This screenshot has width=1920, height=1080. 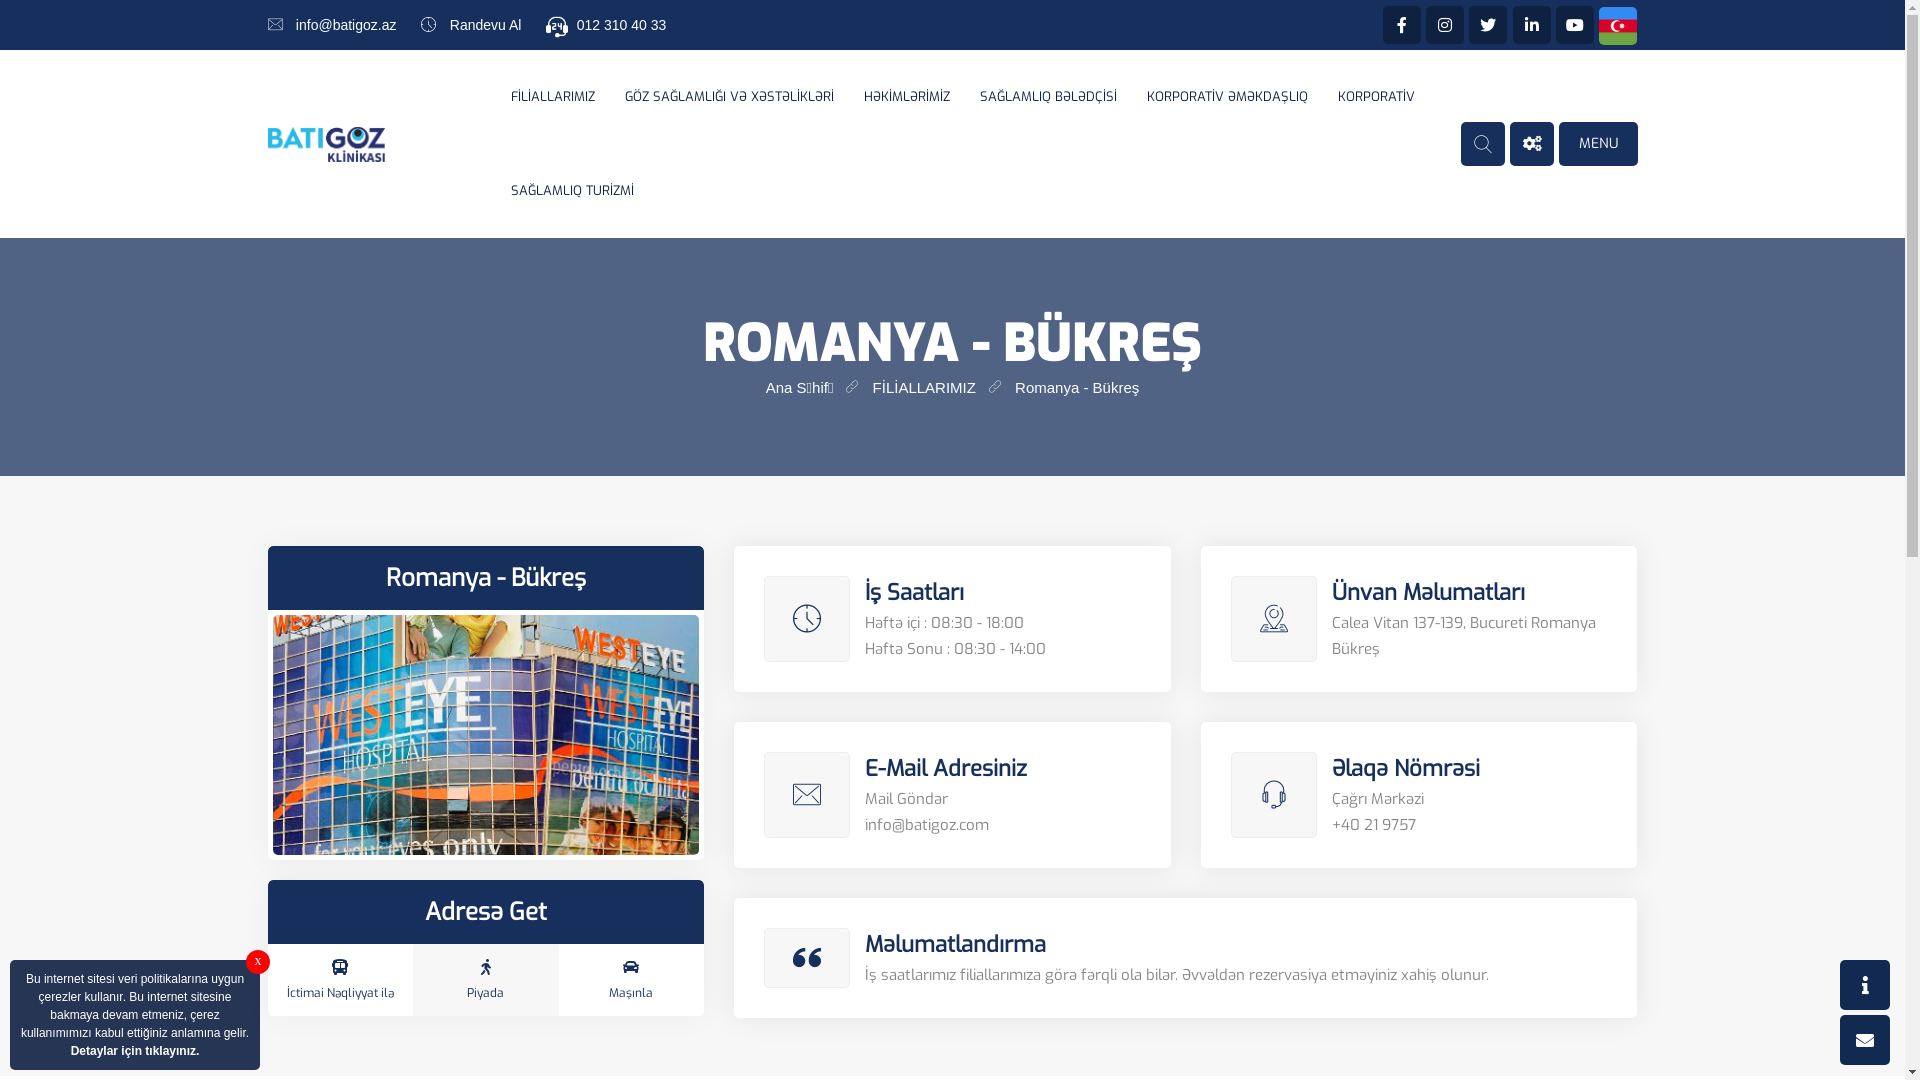 I want to click on 'Piyada', so click(x=485, y=978).